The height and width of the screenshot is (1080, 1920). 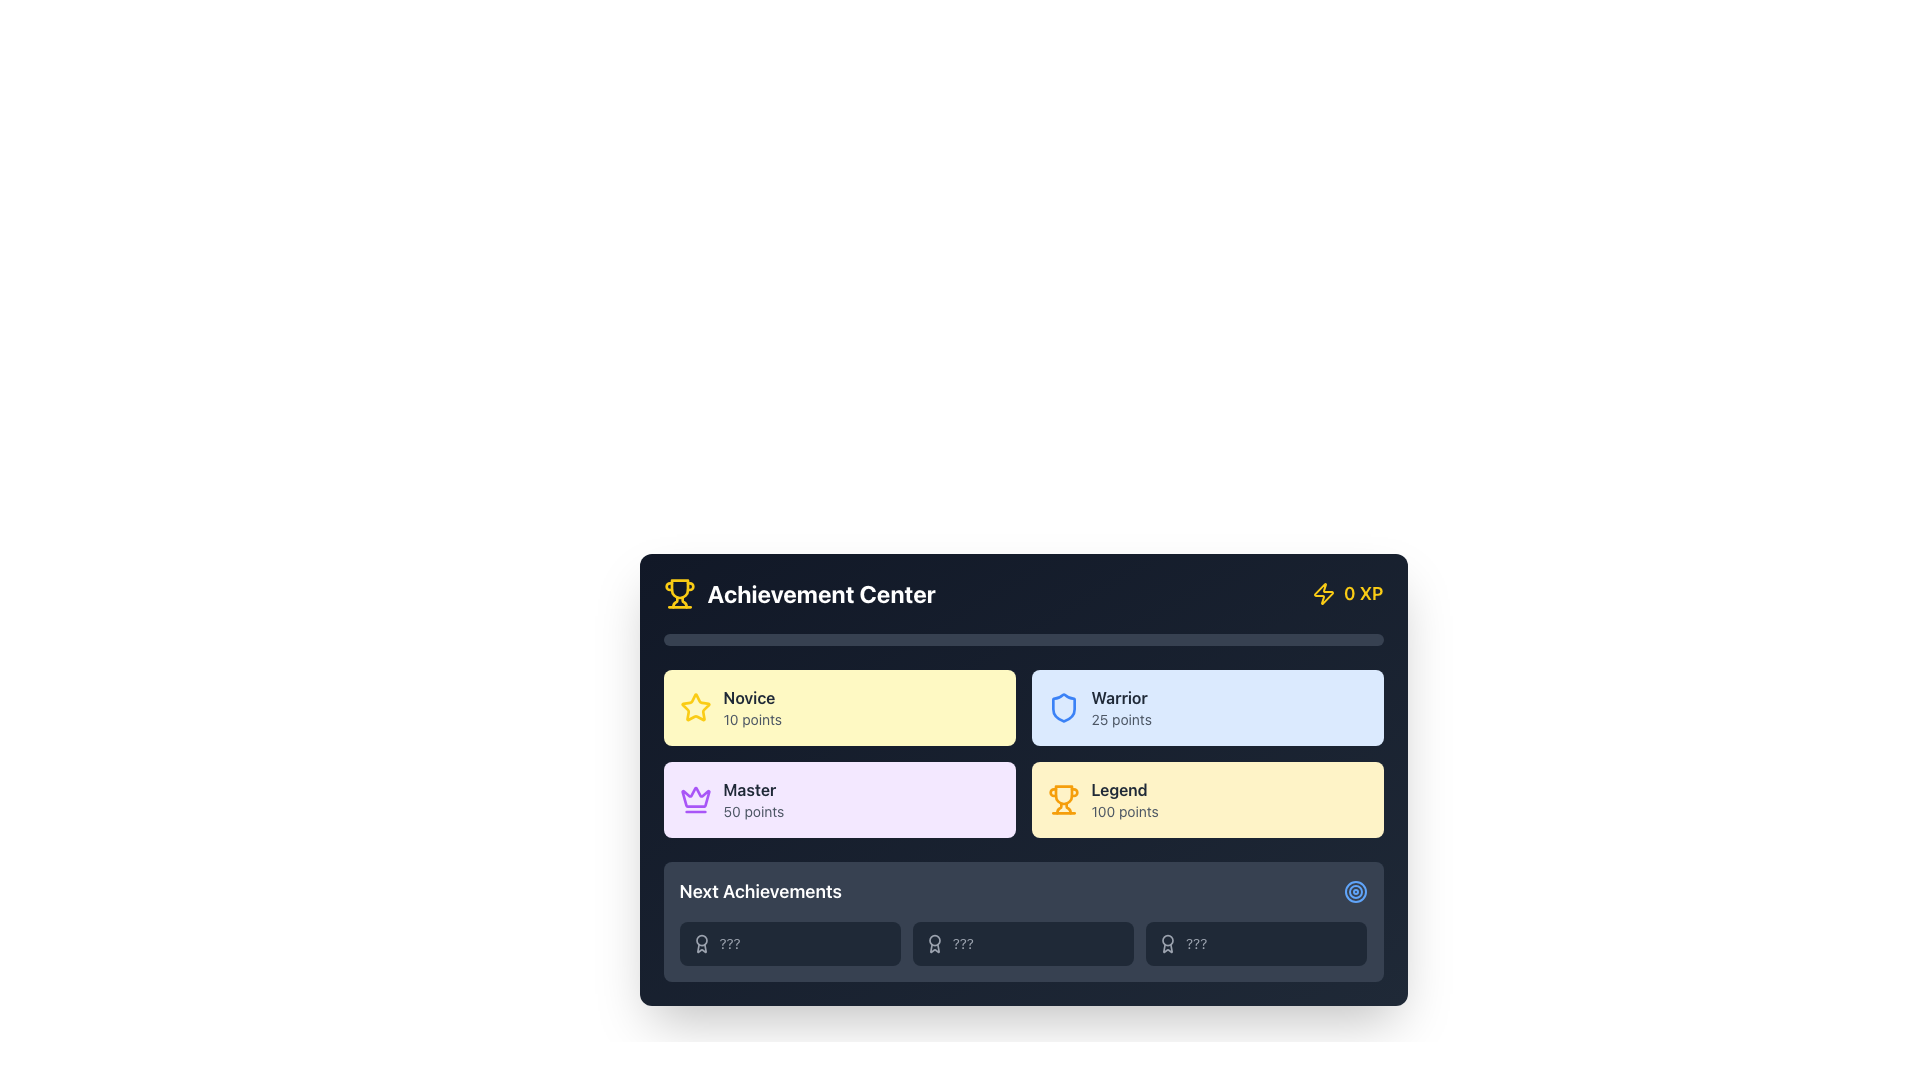 I want to click on the achievement label displaying 'Warrior' with a score of '25 points', located in the second column and first row of the achievement grid, adjacent to the shield icon, so click(x=1121, y=707).